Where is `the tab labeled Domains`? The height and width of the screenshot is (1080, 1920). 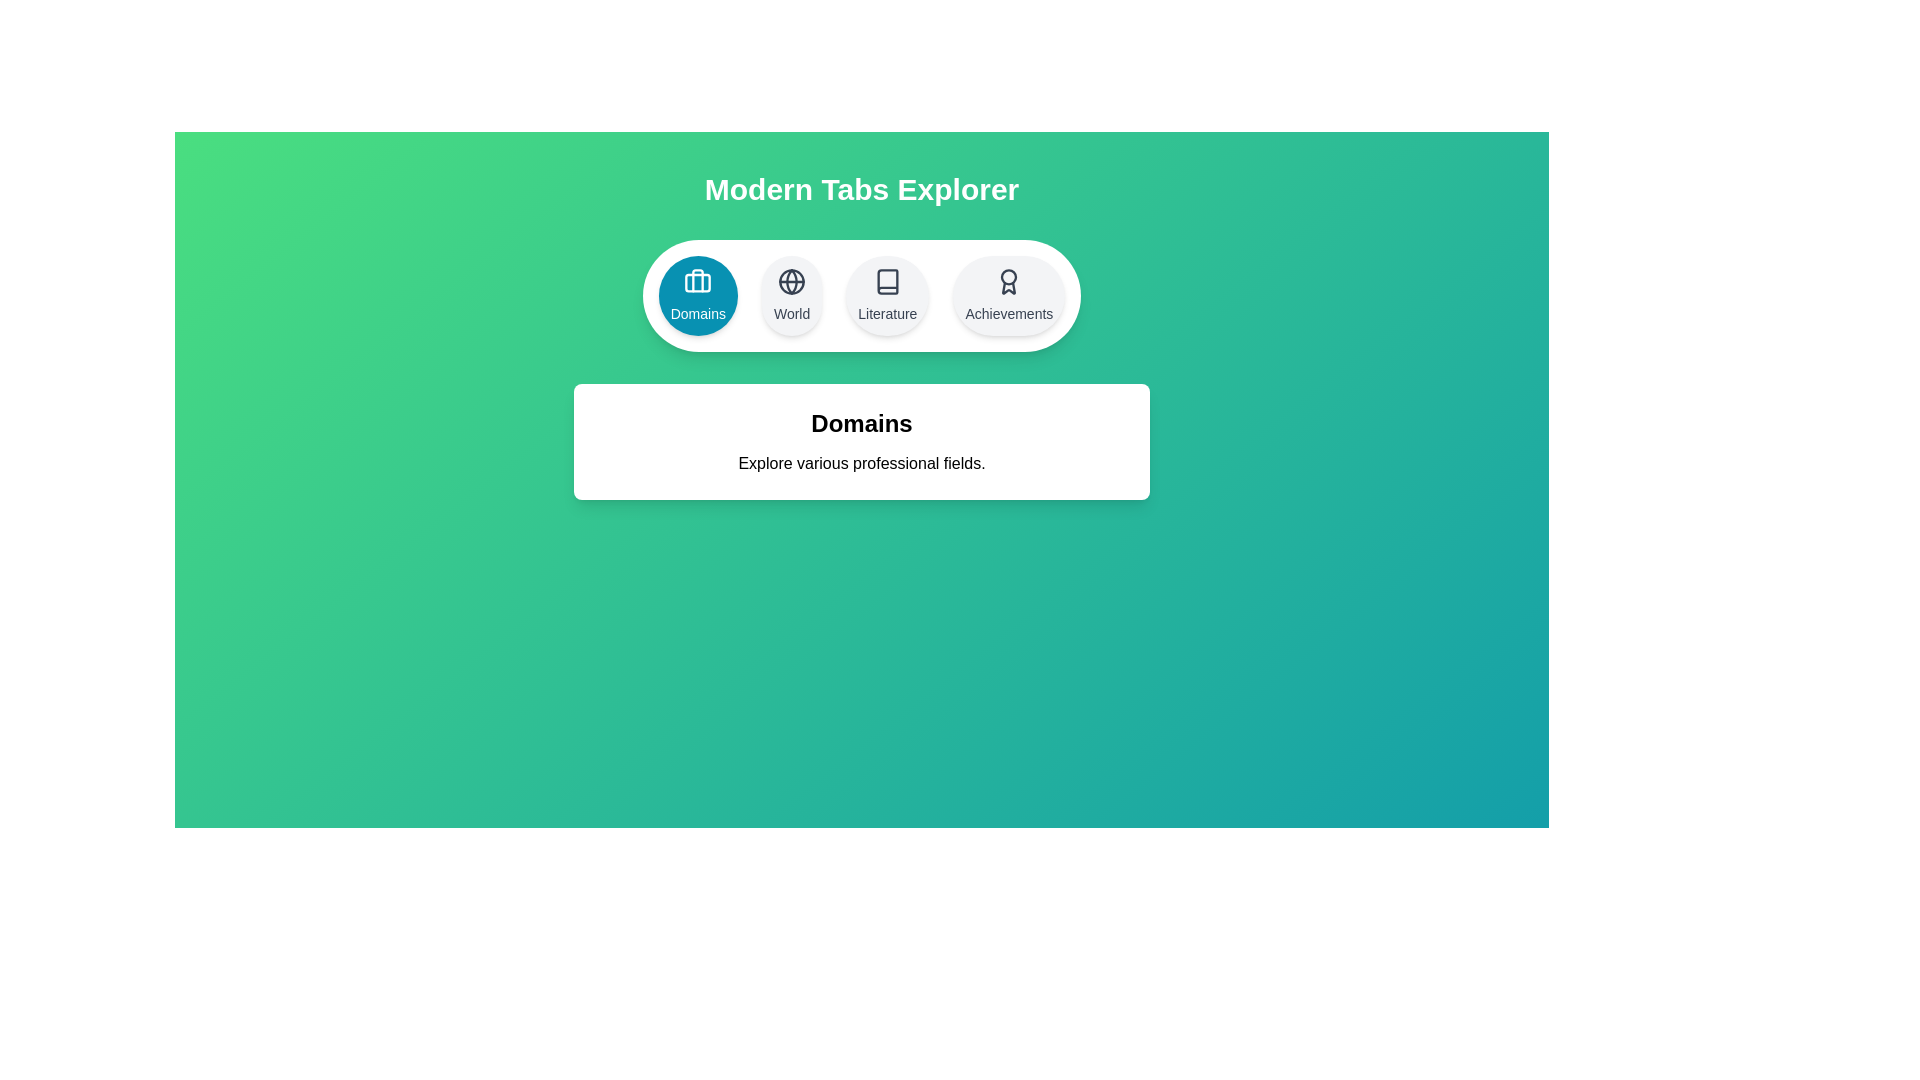
the tab labeled Domains is located at coordinates (697, 296).